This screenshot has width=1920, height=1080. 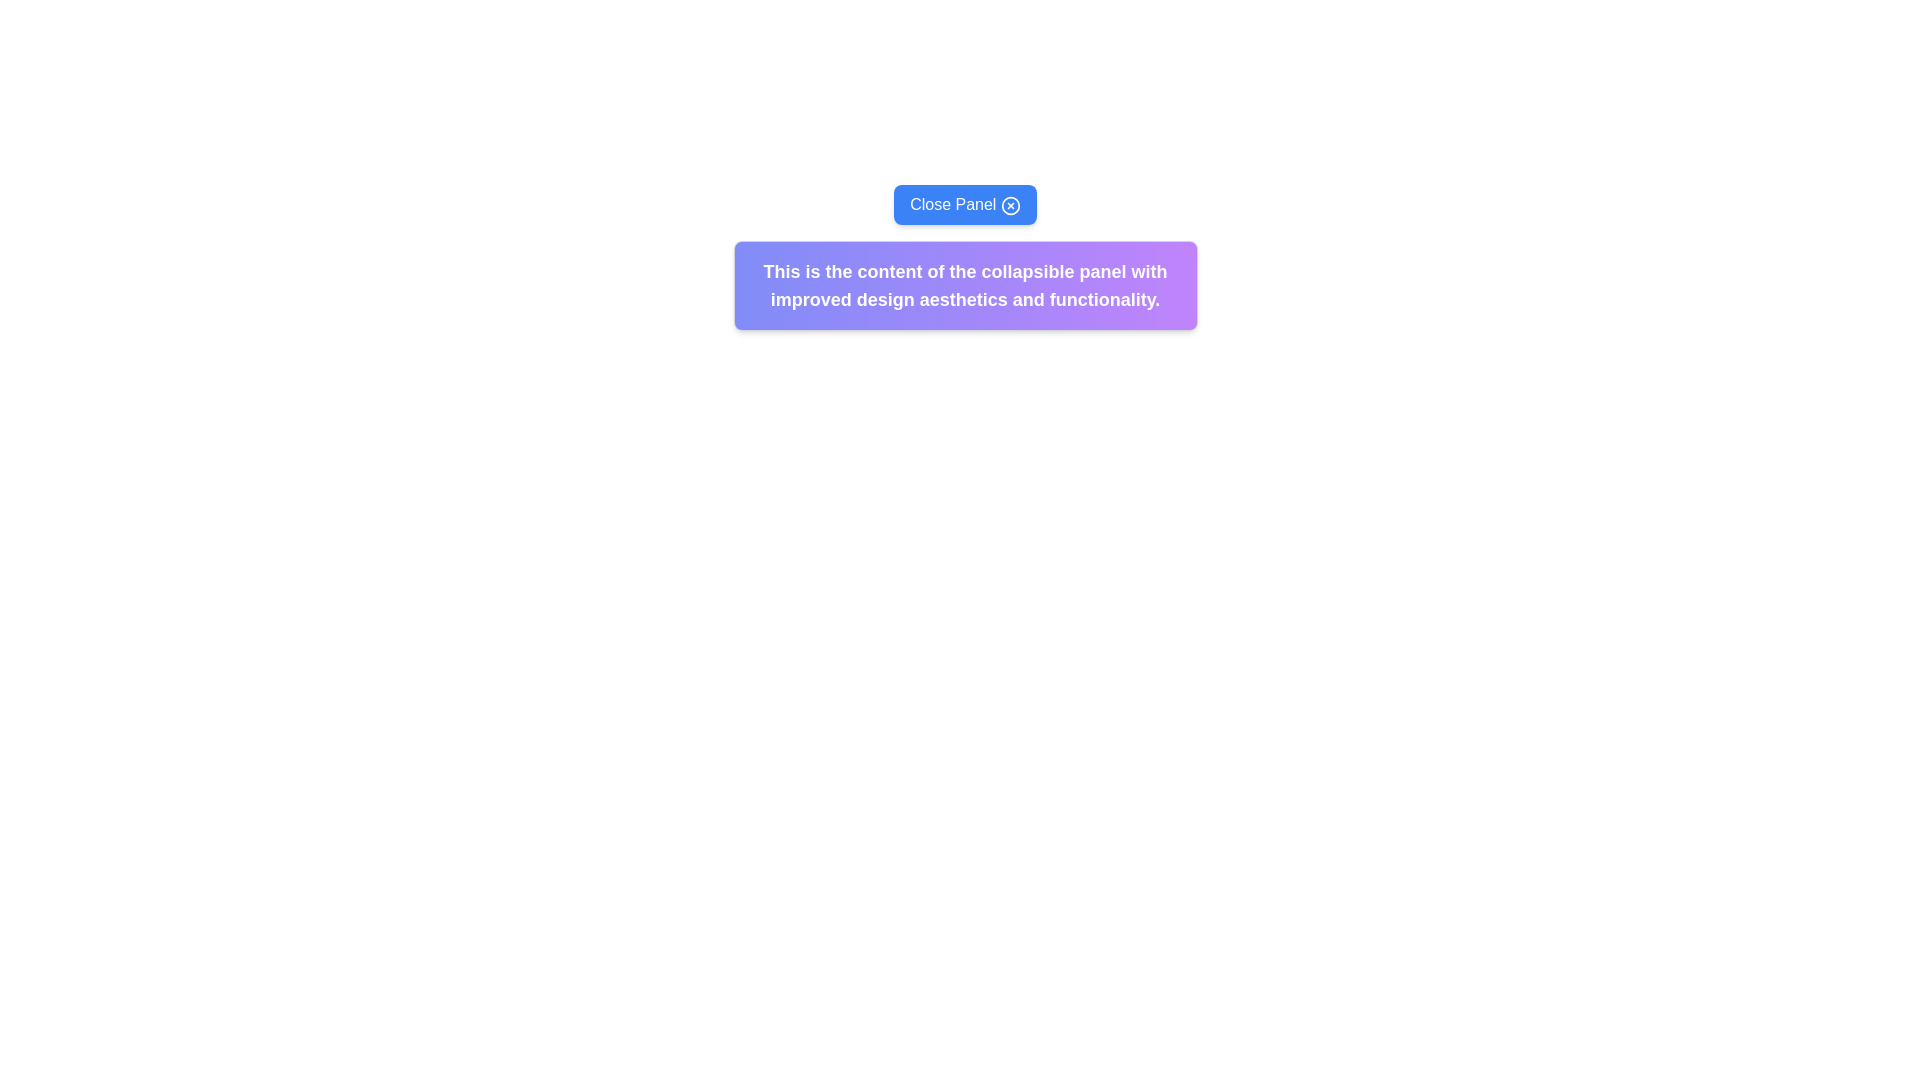 I want to click on the blue 'Close Panel' button with rounded corners and a shadow effect, so click(x=965, y=204).